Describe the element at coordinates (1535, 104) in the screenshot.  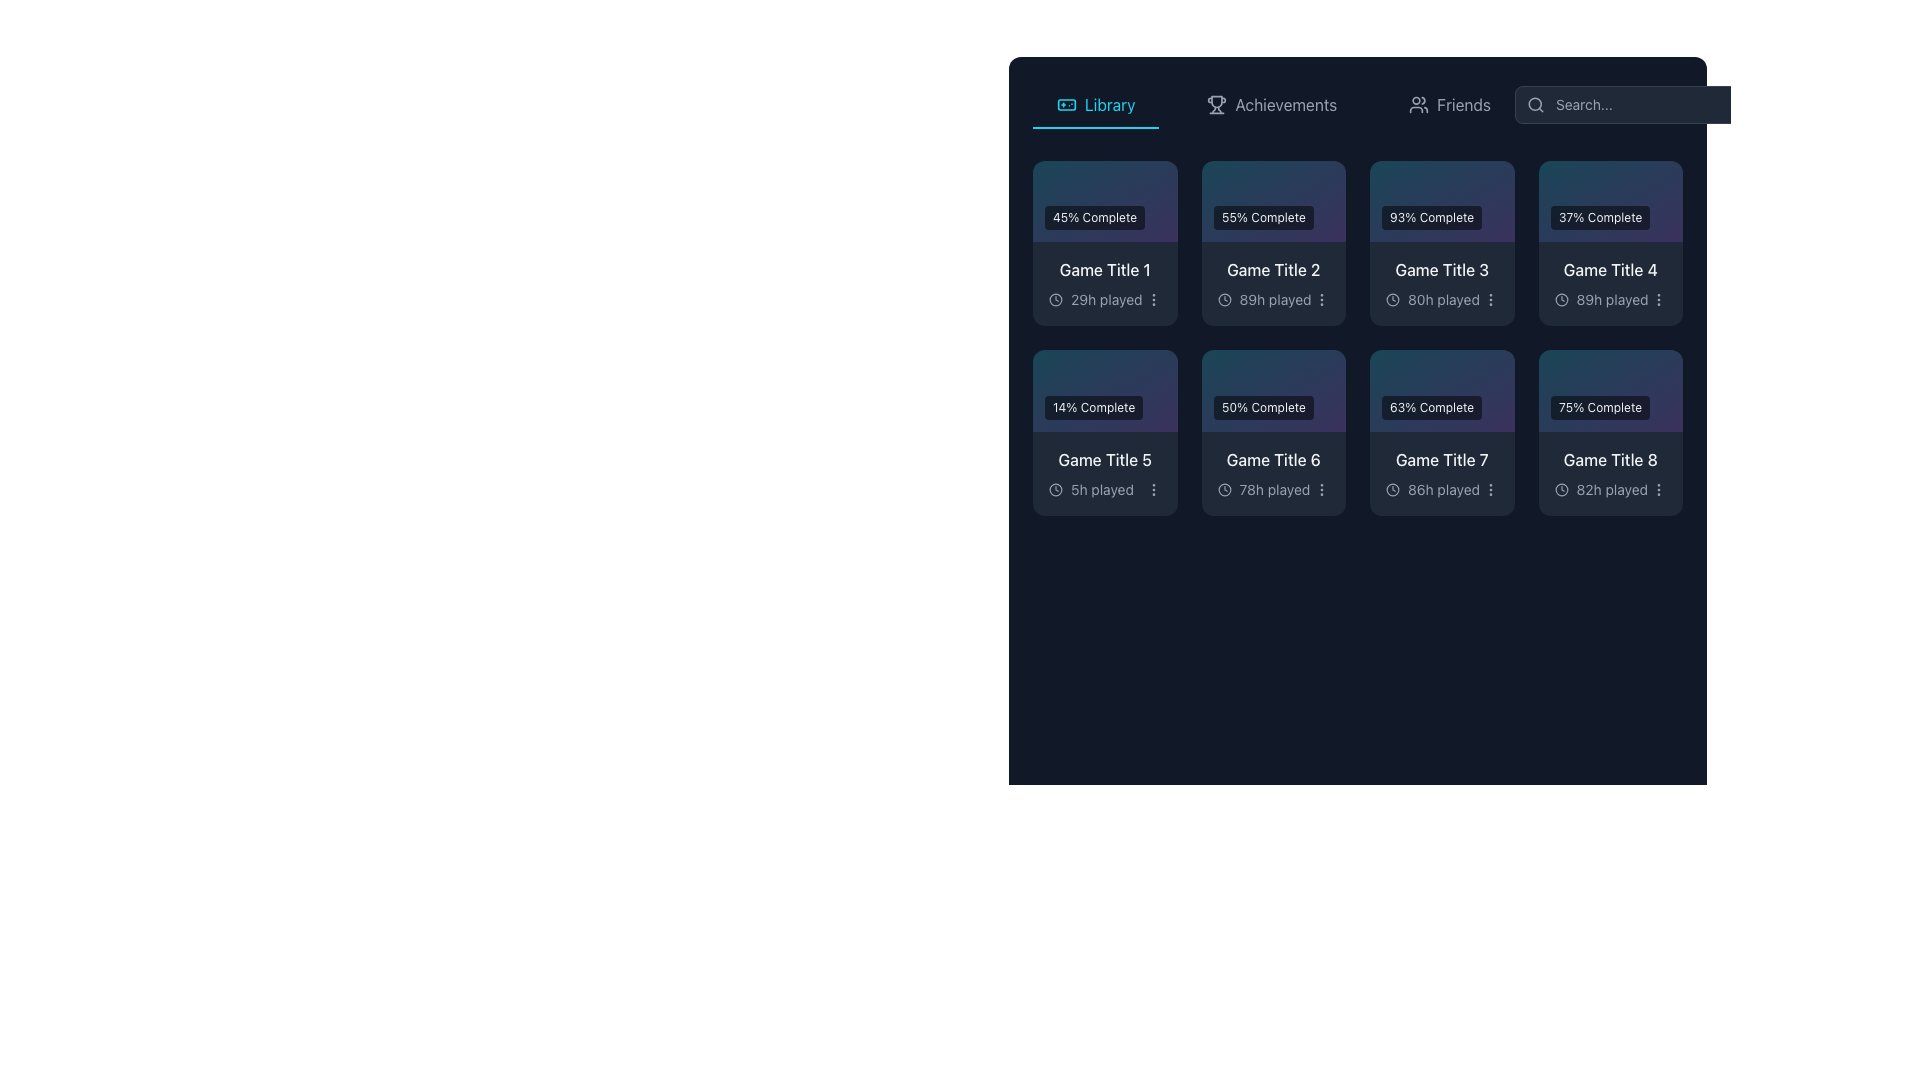
I see `the search icon located inside the search bar, positioned towards the left edge and vertically centered with respect to the input field` at that location.